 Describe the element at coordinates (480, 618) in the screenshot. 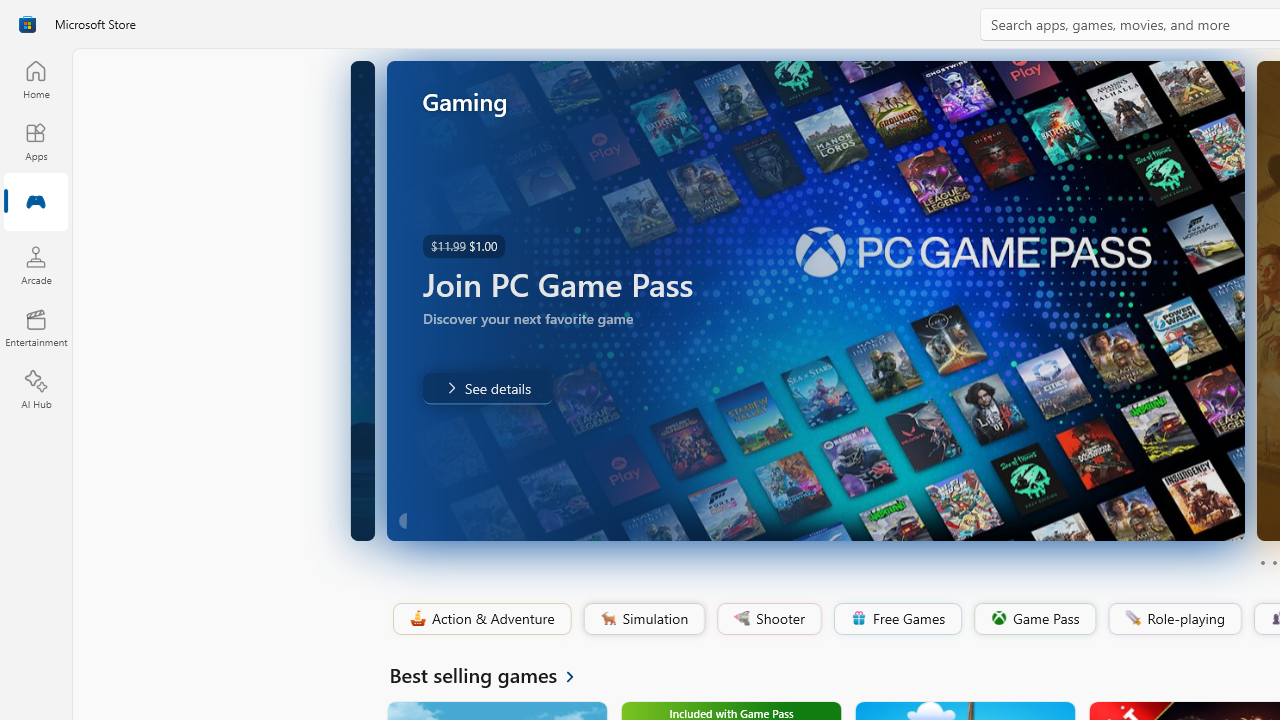

I see `'Action & Adventure'` at that location.